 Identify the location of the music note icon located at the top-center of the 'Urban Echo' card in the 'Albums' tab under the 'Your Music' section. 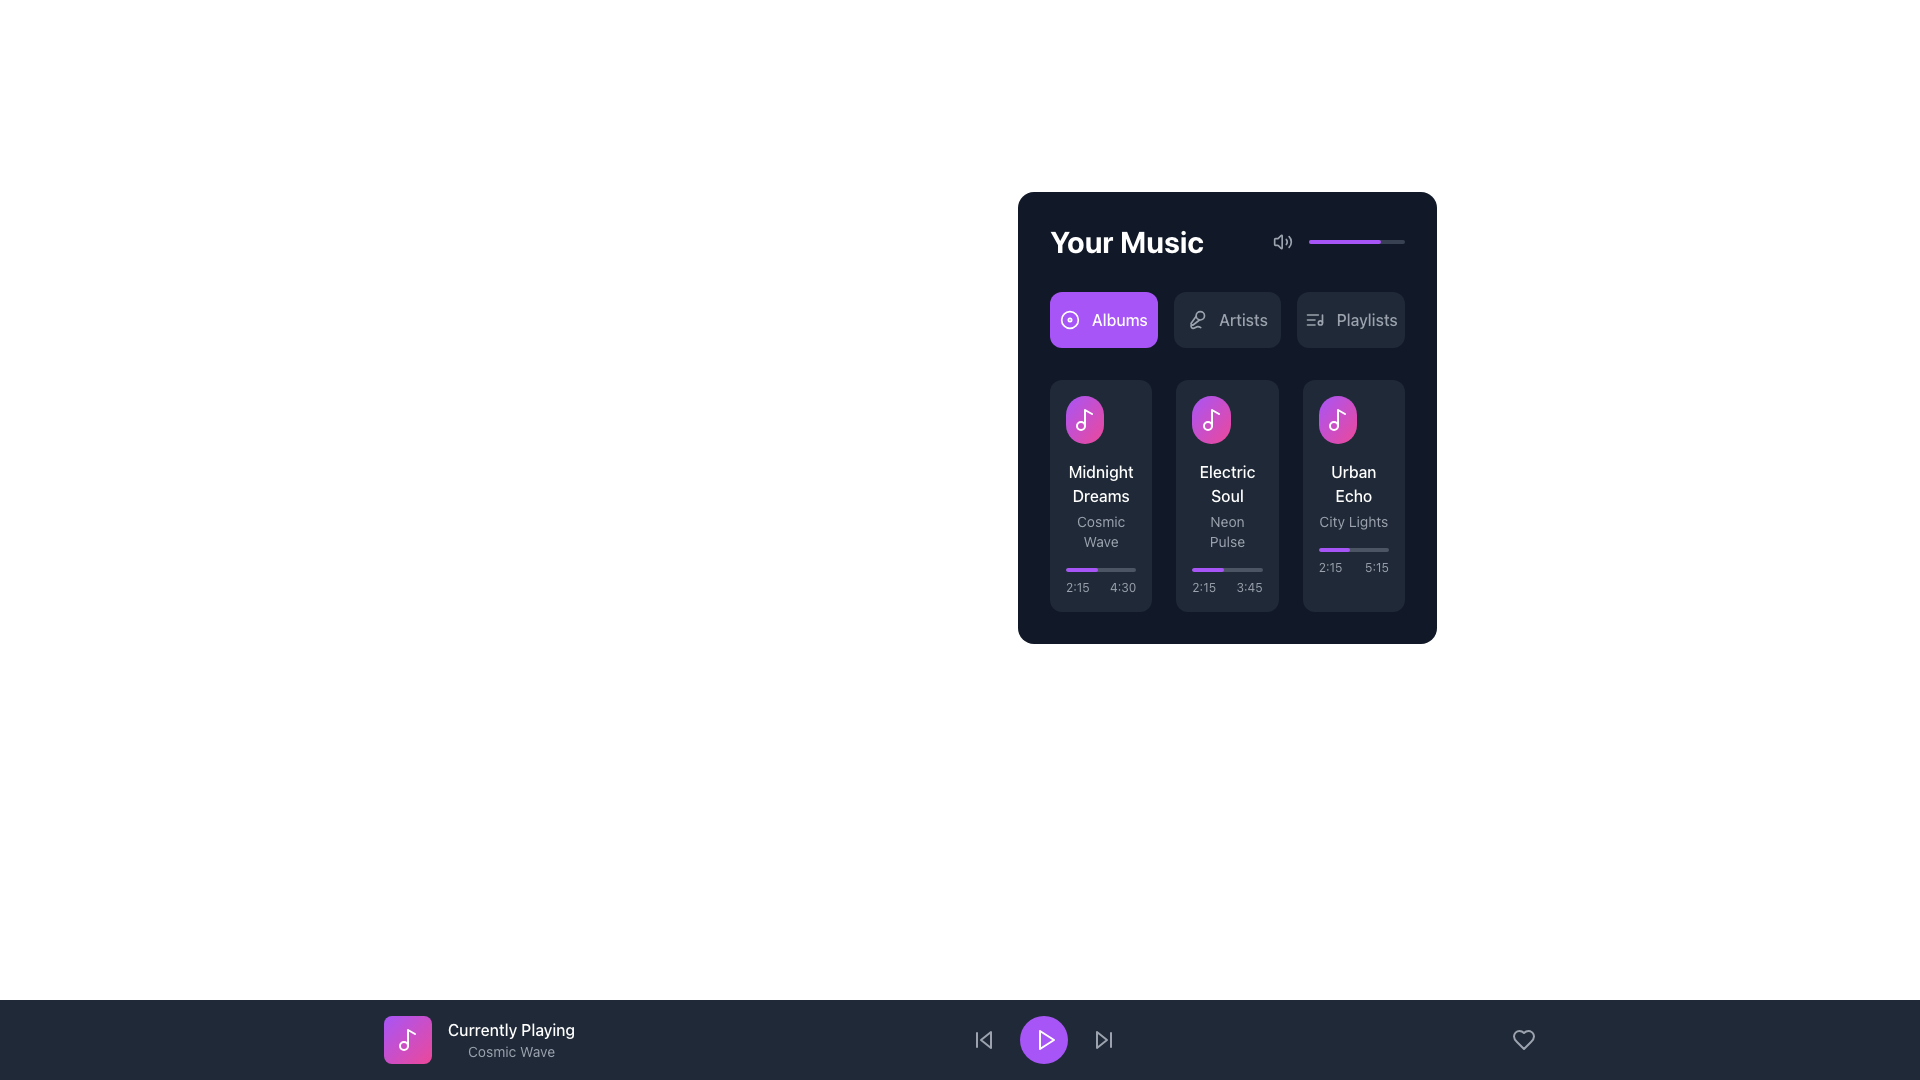
(1337, 419).